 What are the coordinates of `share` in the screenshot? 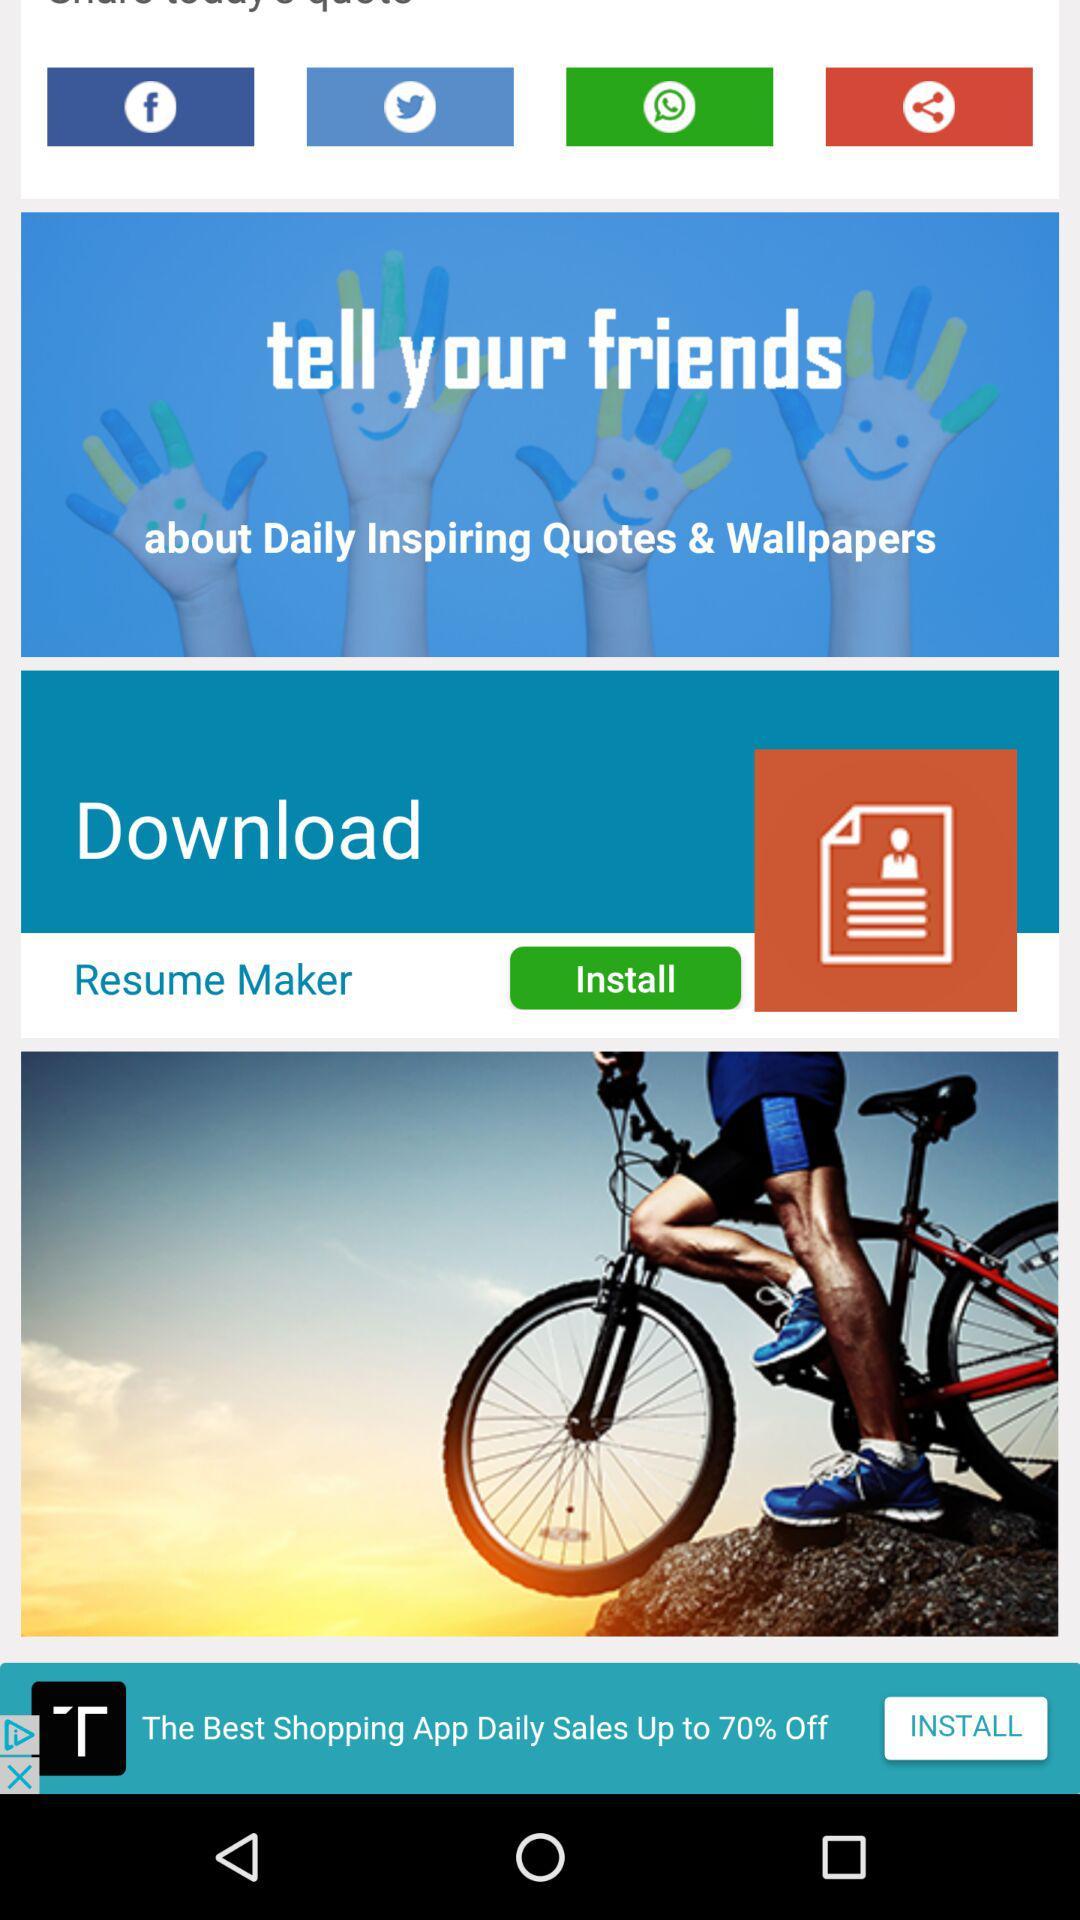 It's located at (929, 105).